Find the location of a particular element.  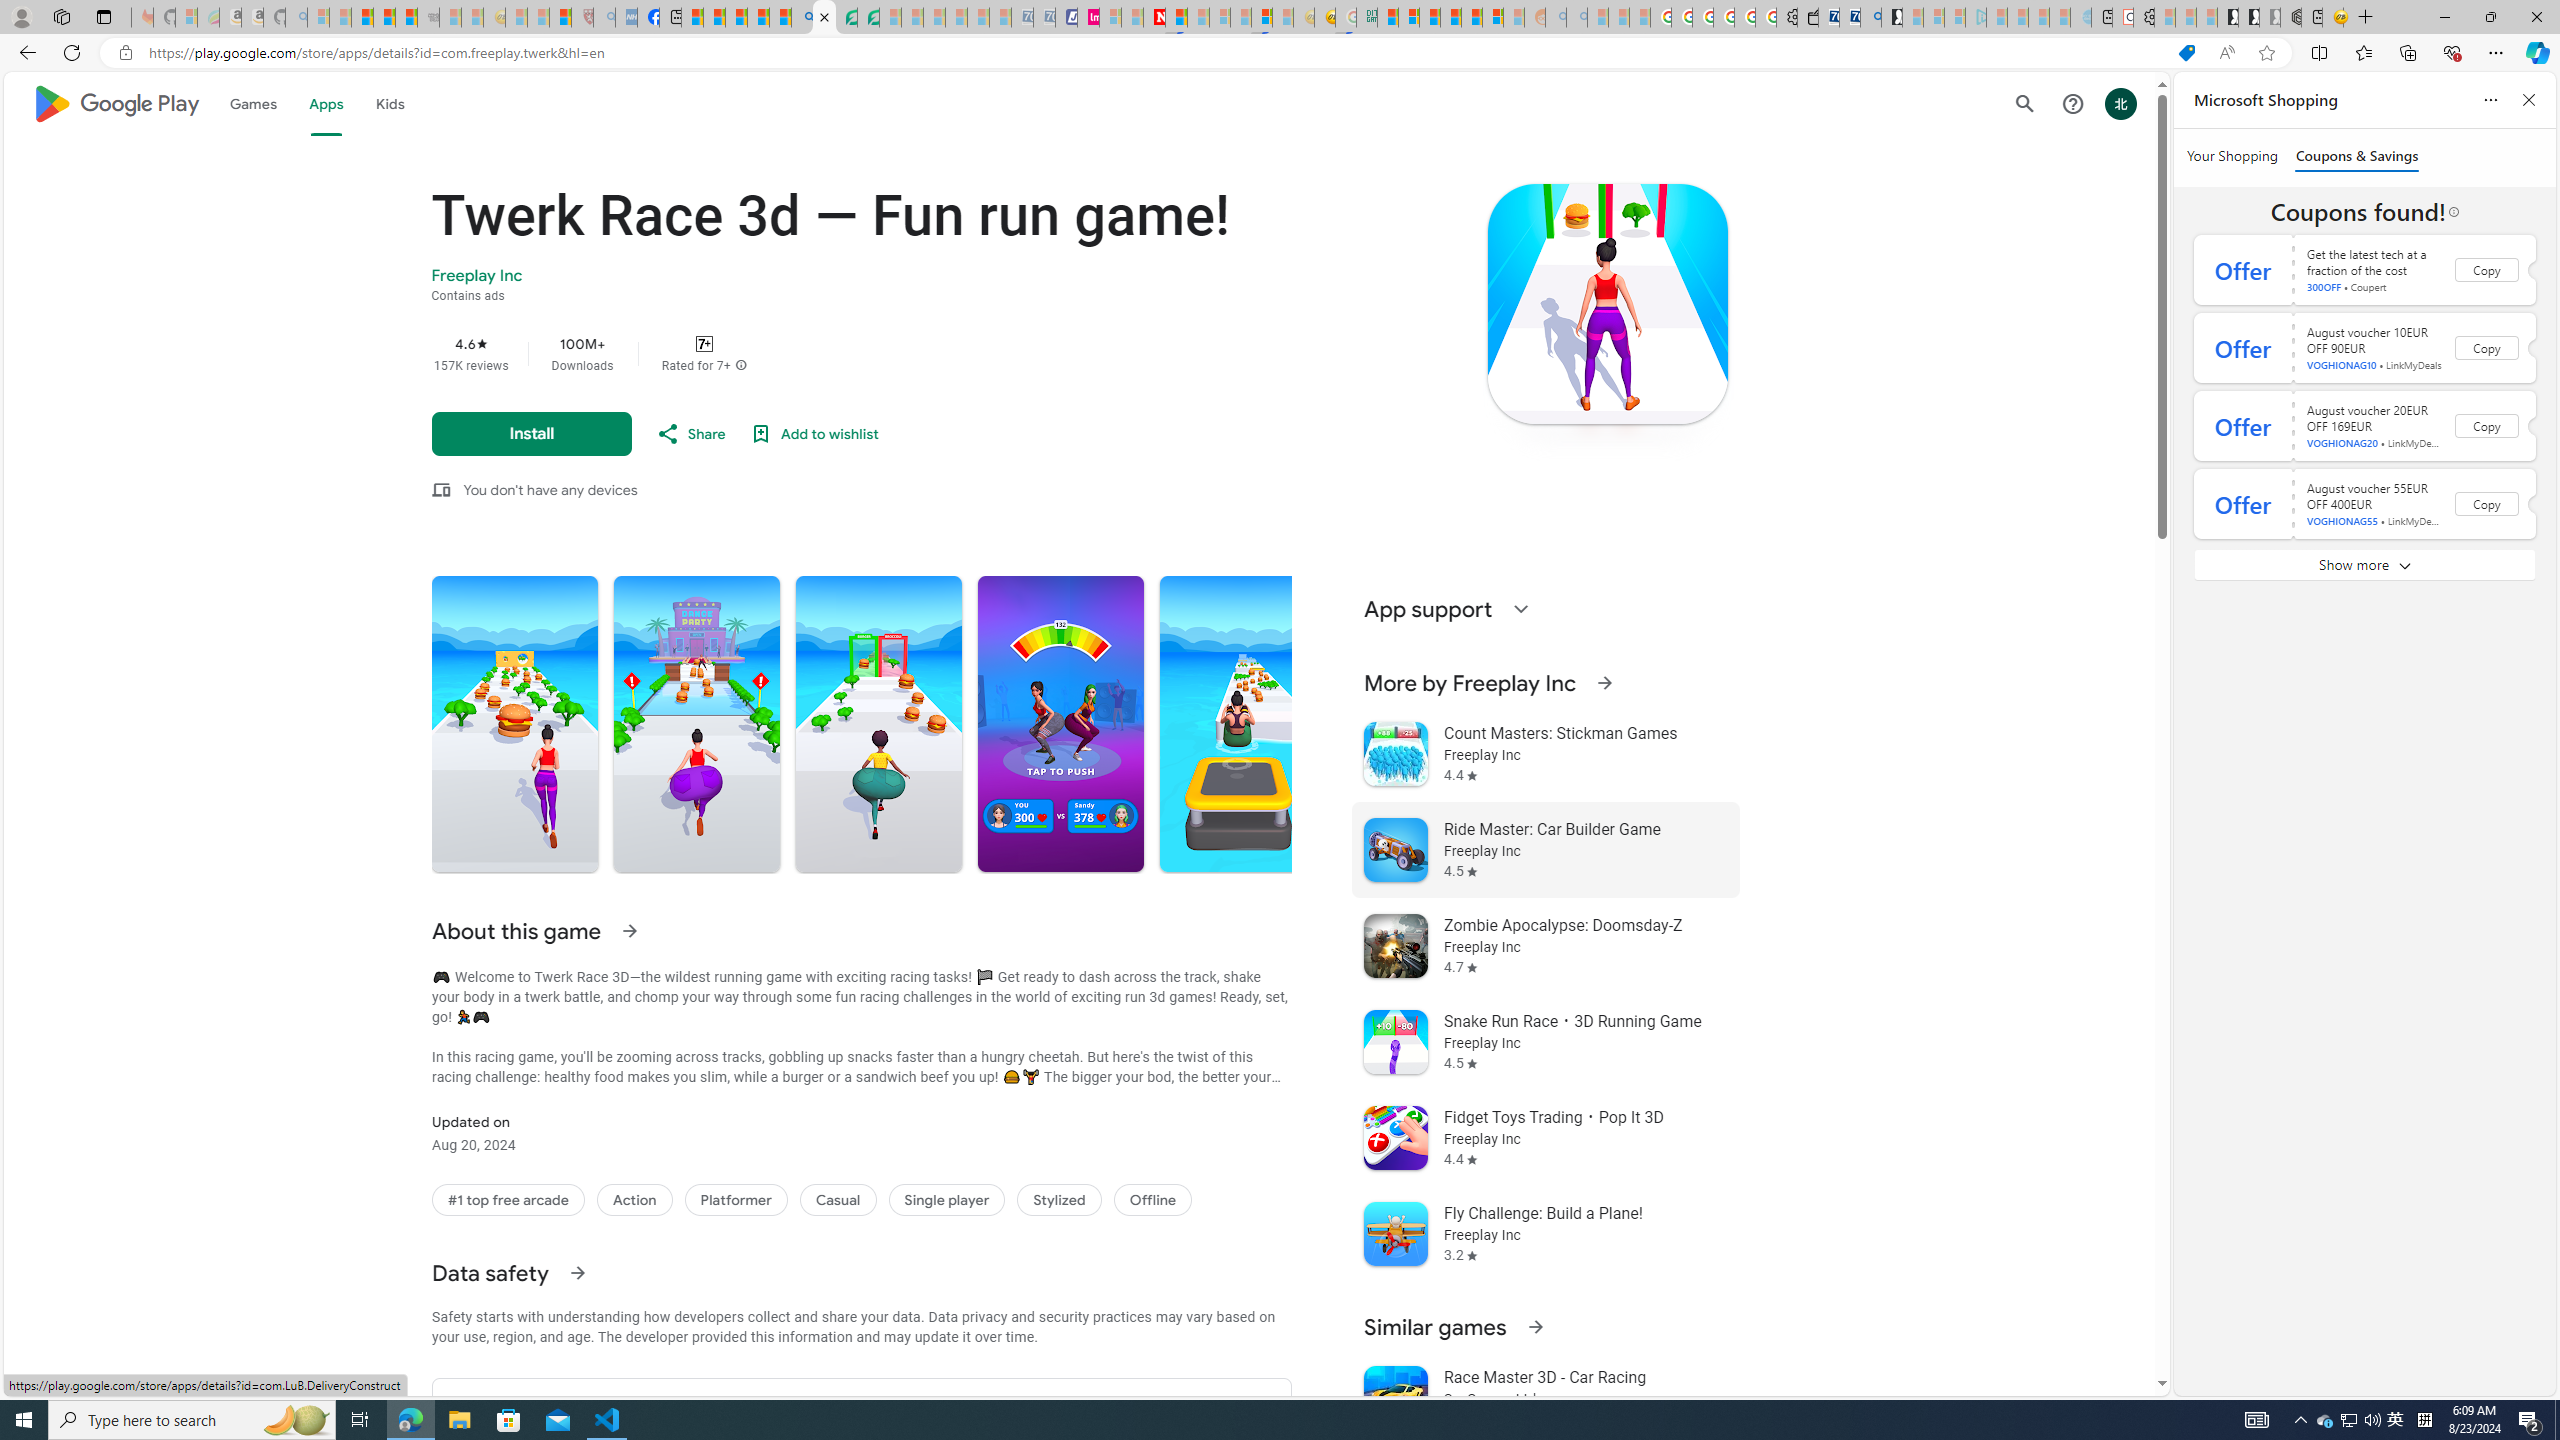

'New Tab' is located at coordinates (2365, 16).